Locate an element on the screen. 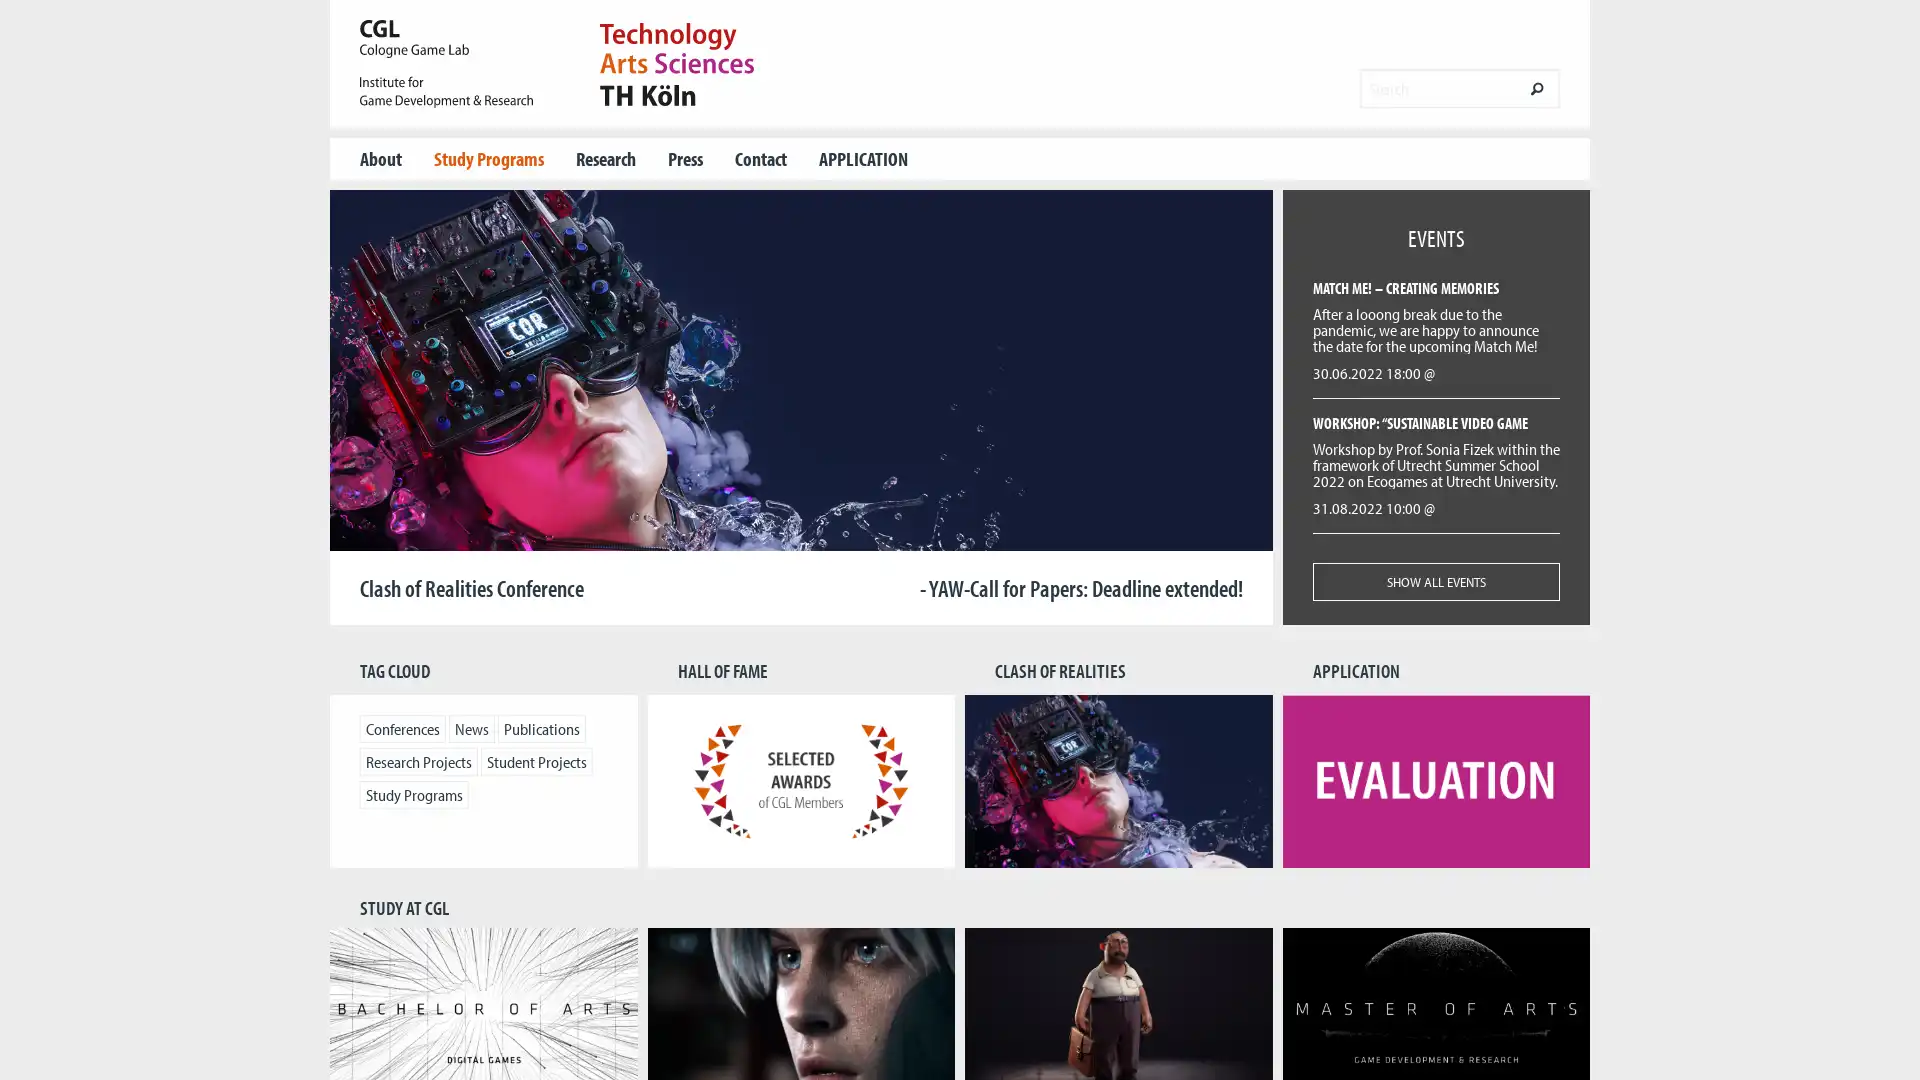 The width and height of the screenshot is (1920, 1080). Greening Games is located at coordinates (811, 534).